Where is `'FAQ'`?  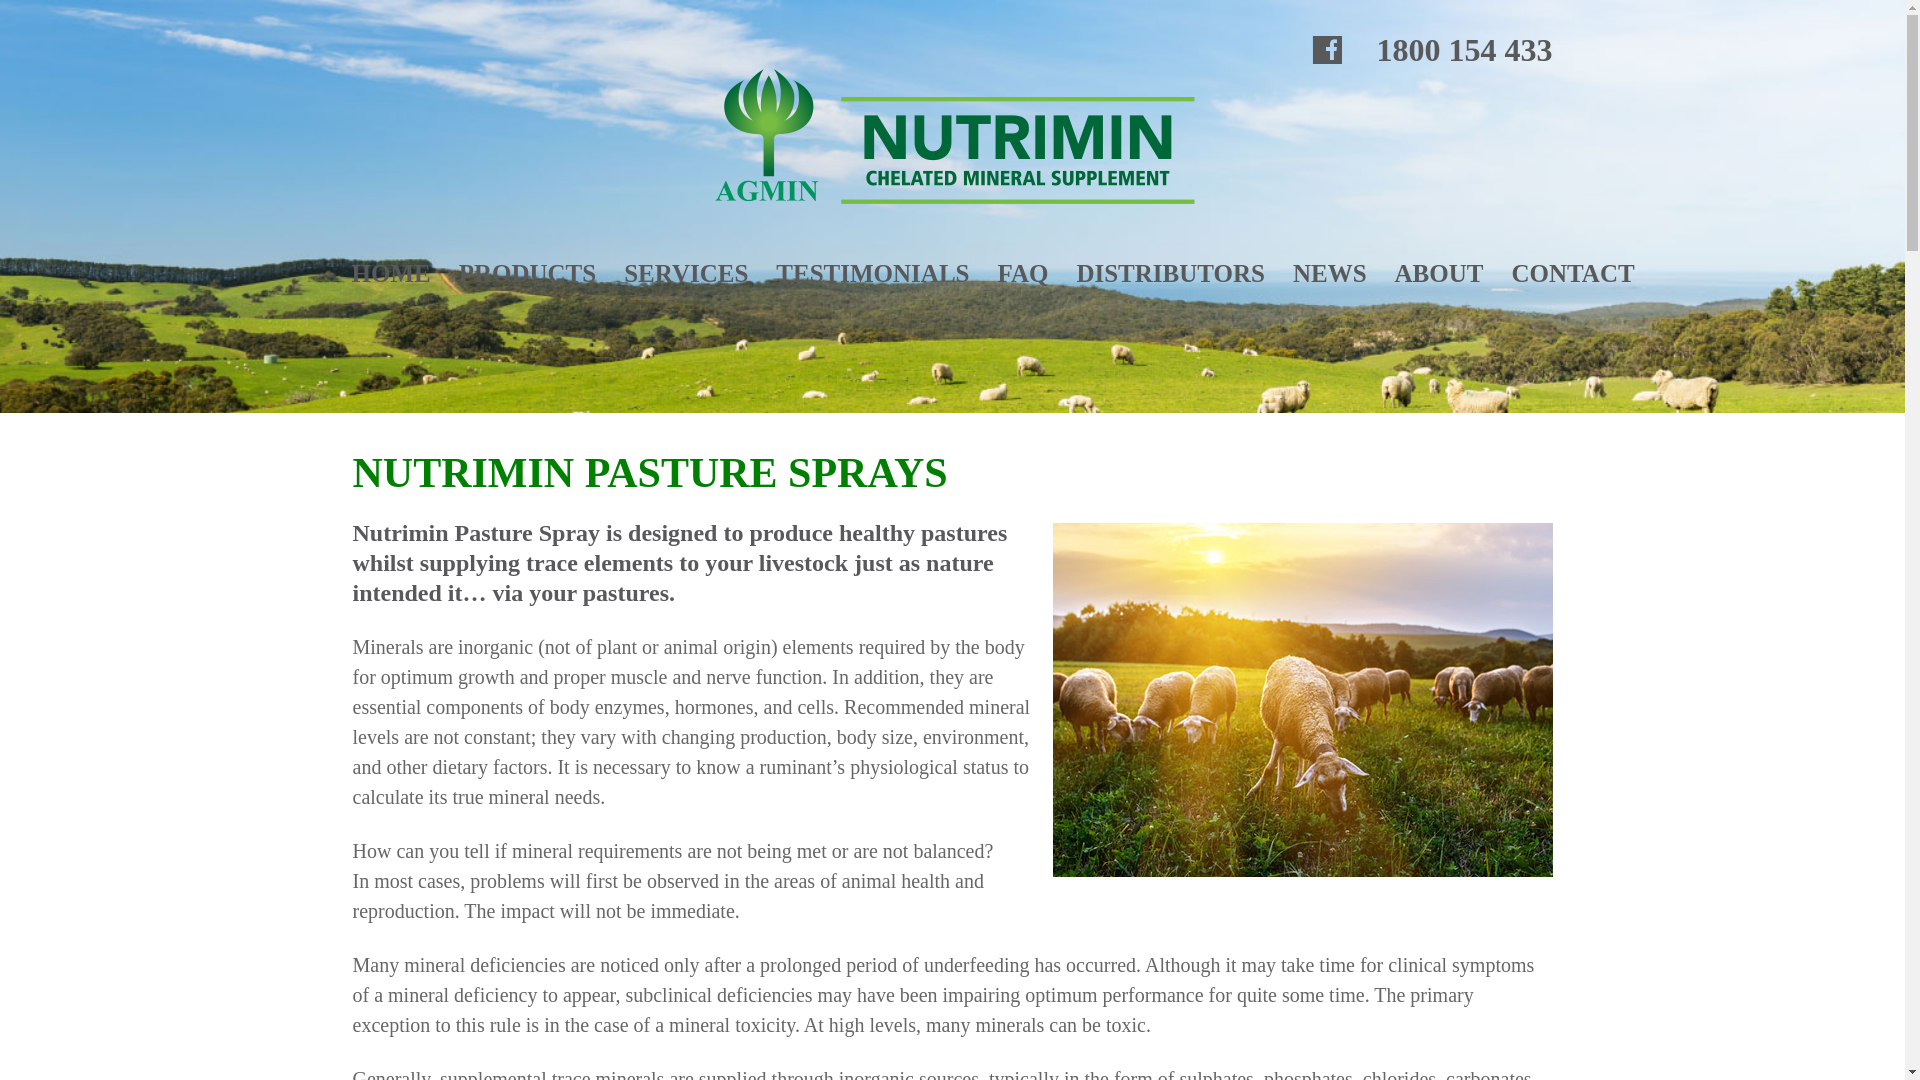
'FAQ' is located at coordinates (997, 273).